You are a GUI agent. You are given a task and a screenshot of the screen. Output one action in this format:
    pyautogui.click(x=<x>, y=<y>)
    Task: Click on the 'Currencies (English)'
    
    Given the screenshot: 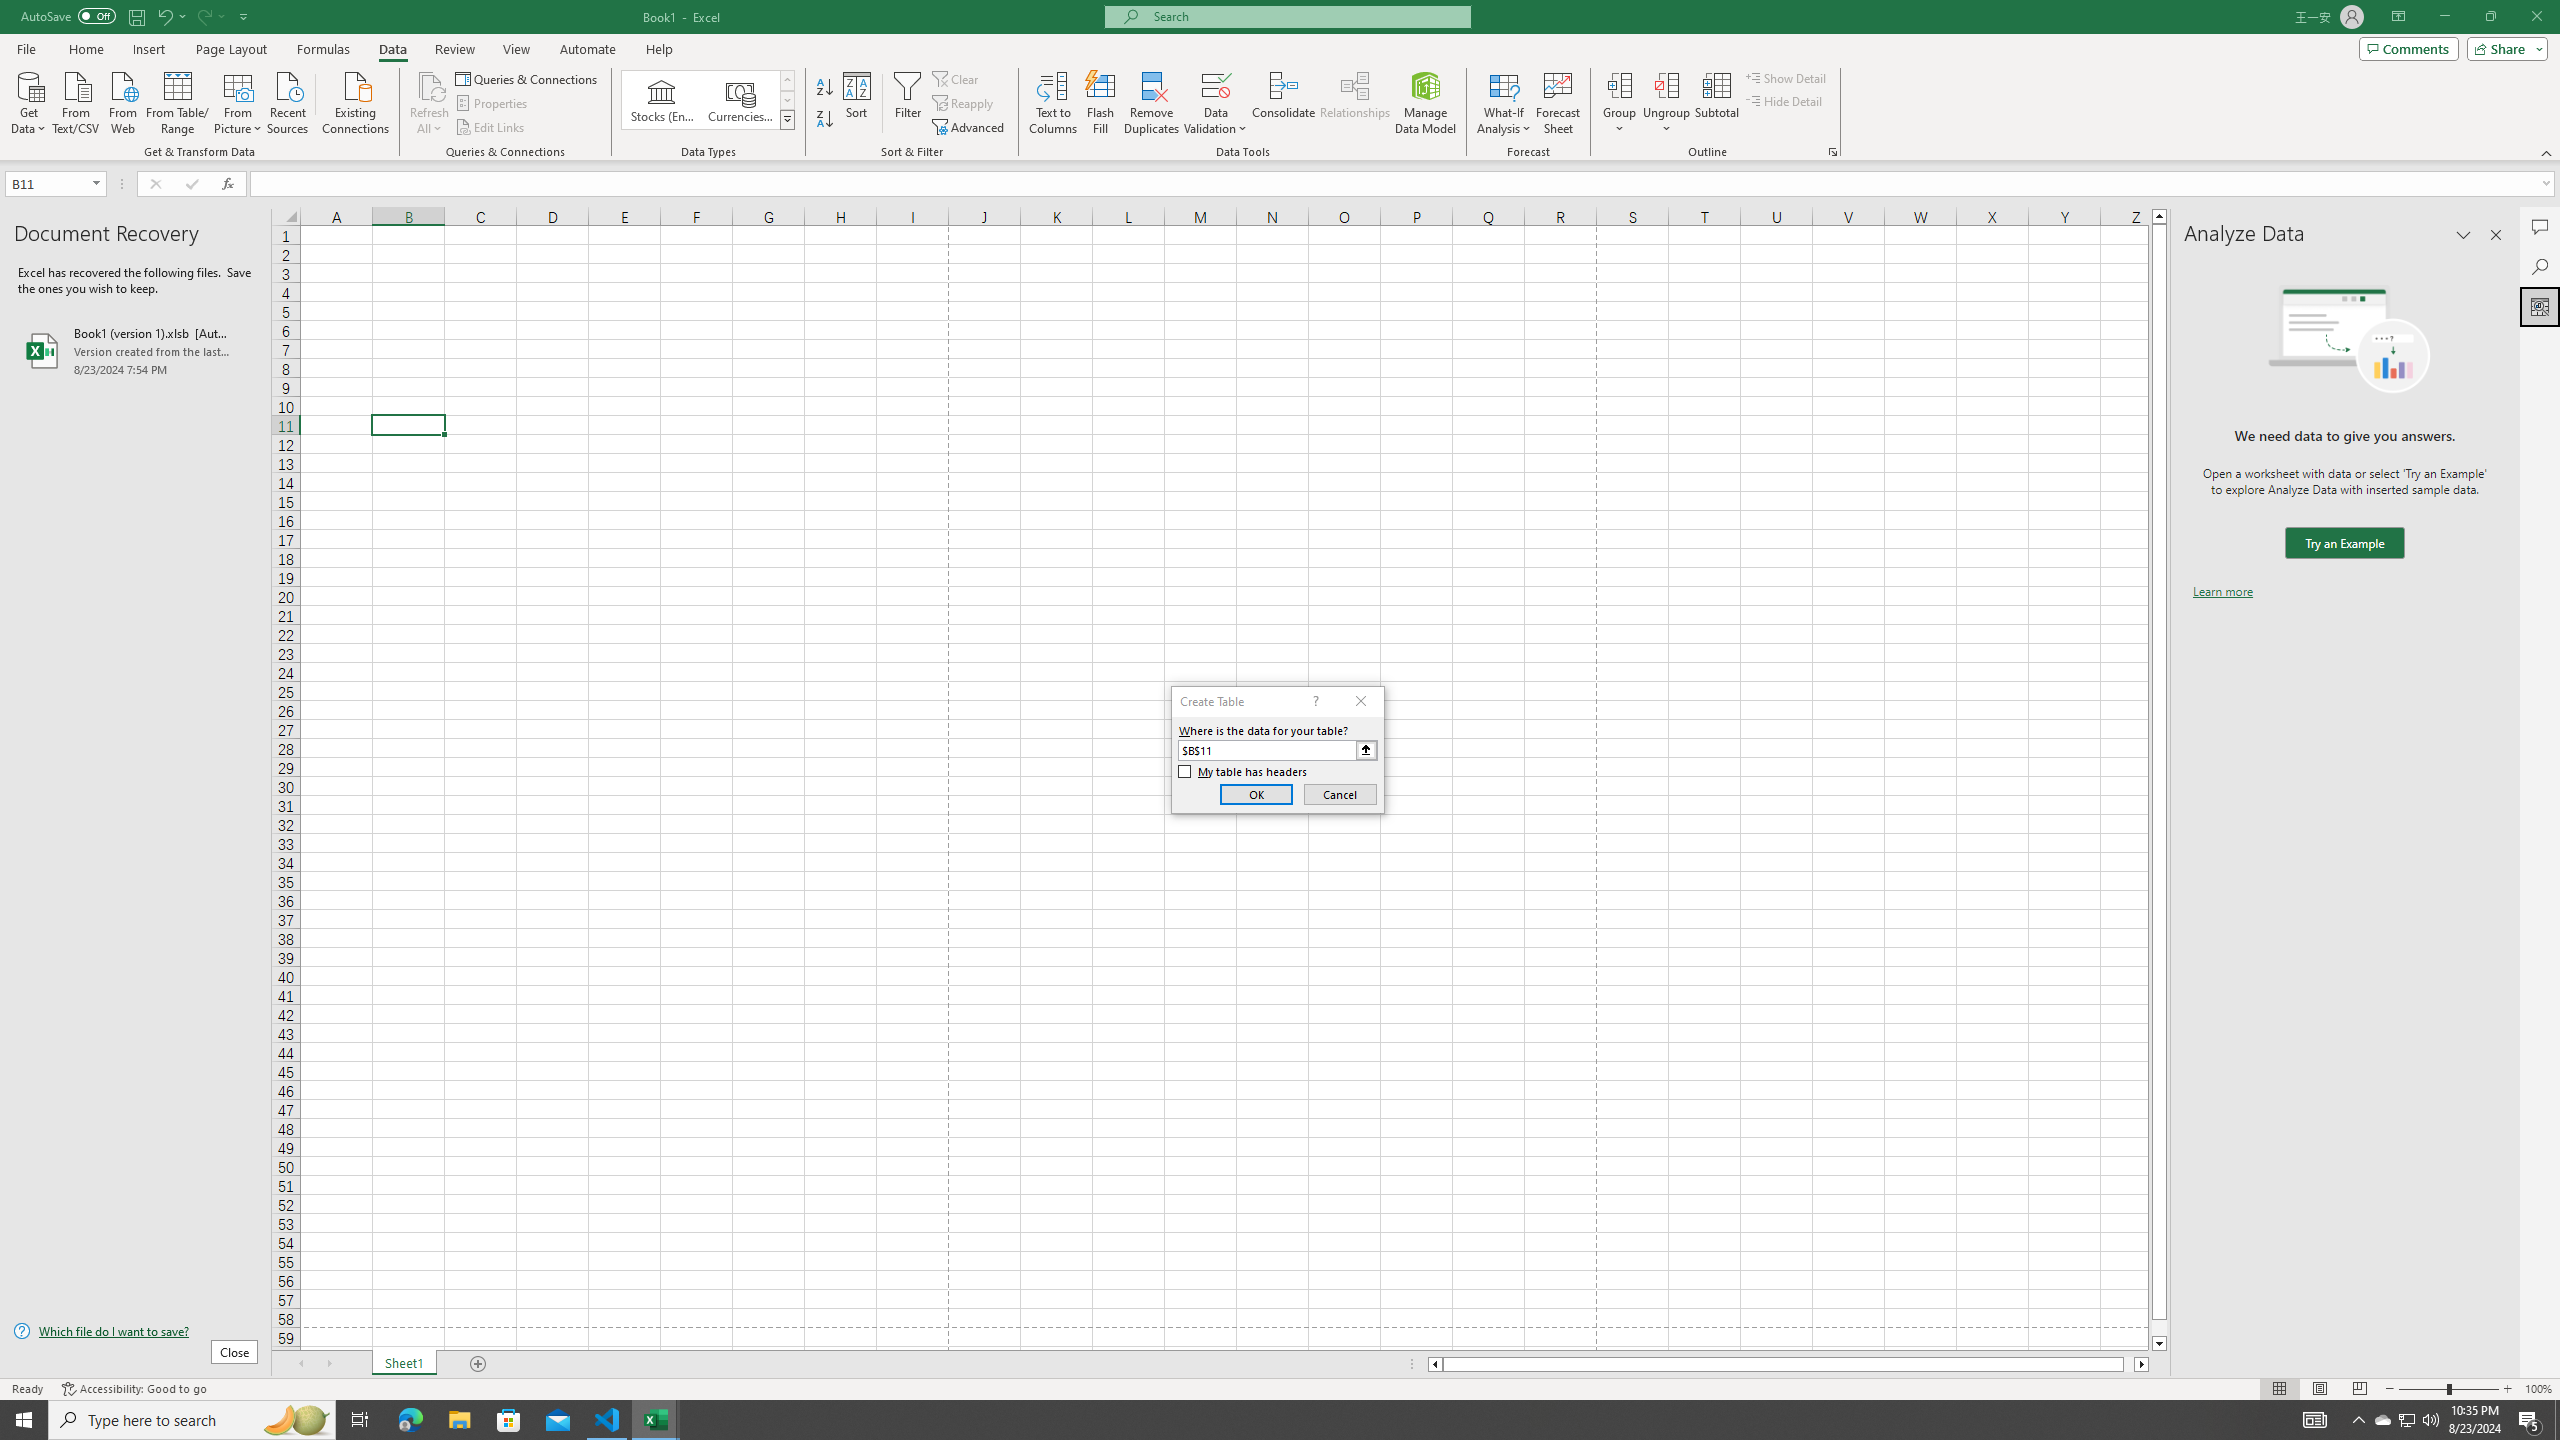 What is the action you would take?
    pyautogui.click(x=738, y=99)
    